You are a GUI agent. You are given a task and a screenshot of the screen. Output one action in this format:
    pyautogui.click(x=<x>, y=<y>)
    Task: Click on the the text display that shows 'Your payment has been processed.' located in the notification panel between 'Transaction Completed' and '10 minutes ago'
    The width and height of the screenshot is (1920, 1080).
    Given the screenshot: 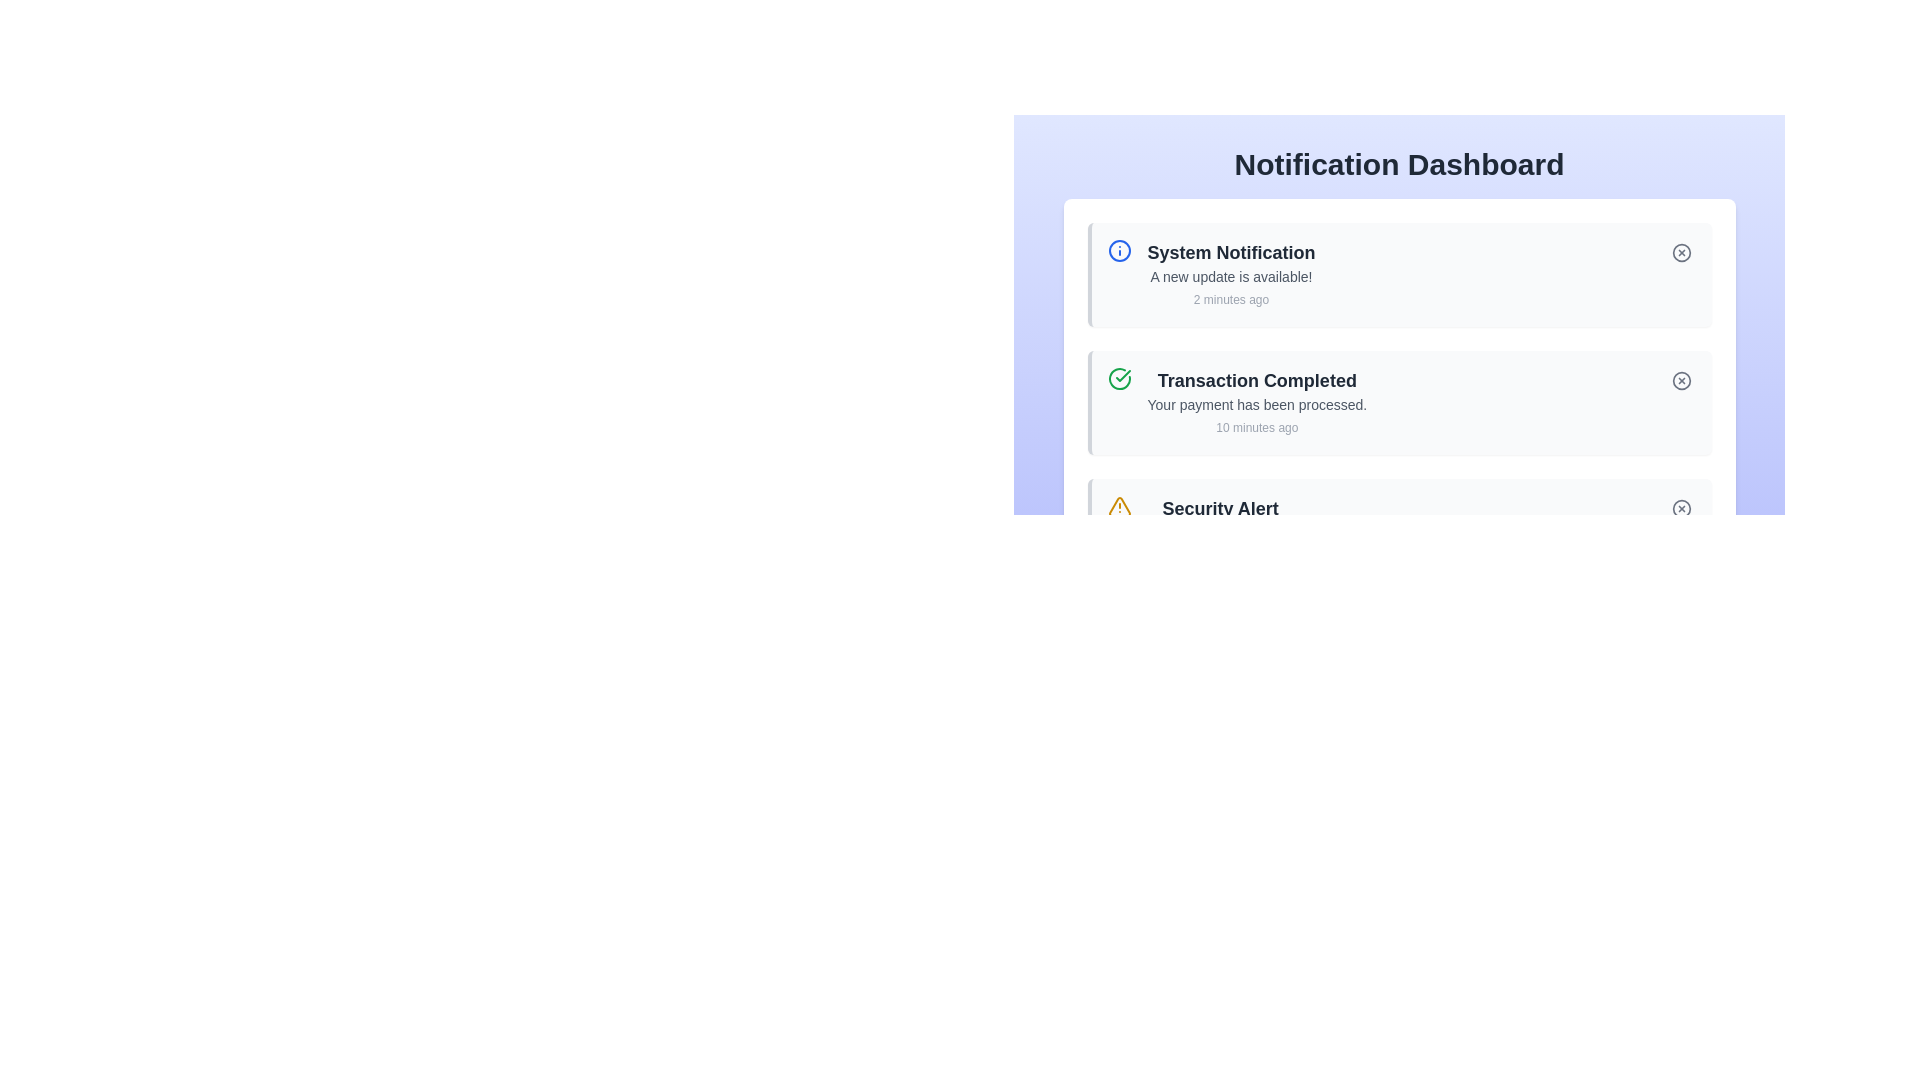 What is the action you would take?
    pyautogui.click(x=1256, y=405)
    